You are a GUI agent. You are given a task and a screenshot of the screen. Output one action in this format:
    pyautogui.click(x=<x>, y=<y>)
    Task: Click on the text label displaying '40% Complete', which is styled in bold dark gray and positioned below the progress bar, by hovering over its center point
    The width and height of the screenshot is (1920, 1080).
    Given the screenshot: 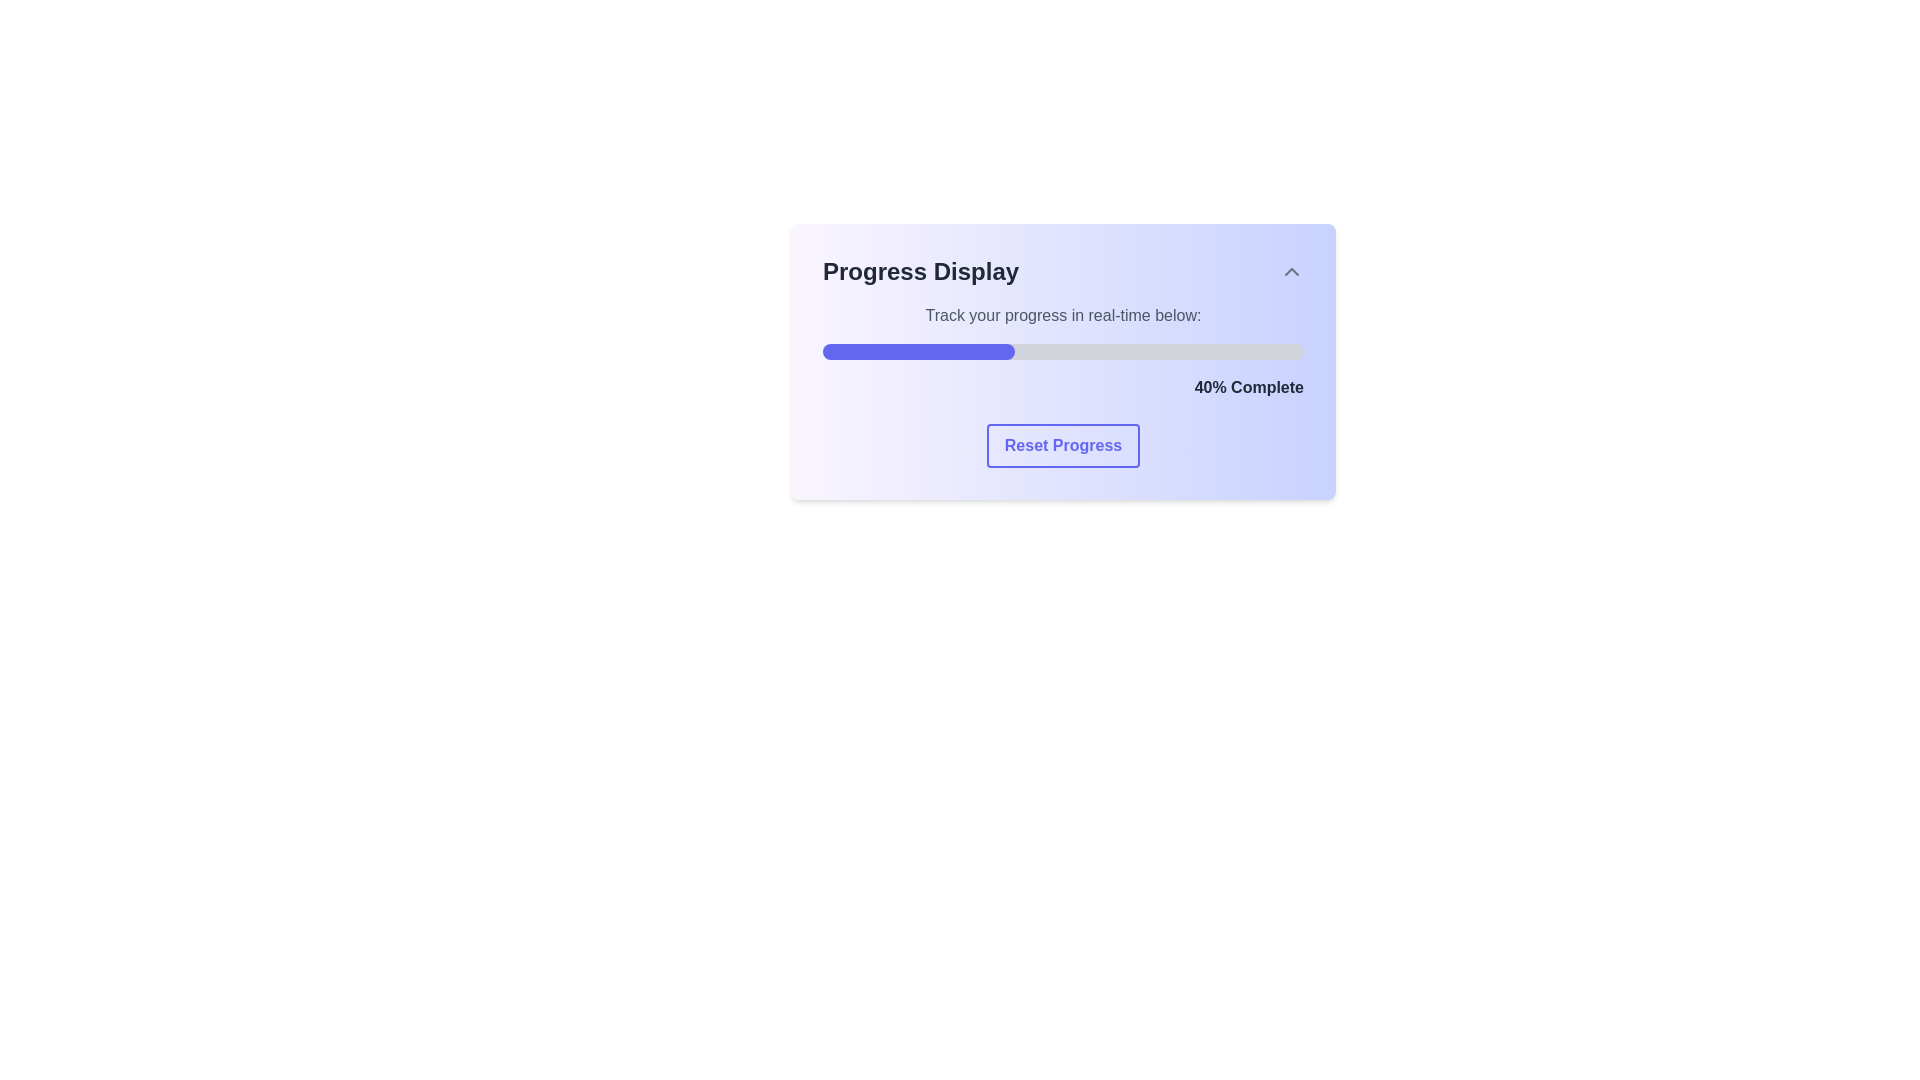 What is the action you would take?
    pyautogui.click(x=1062, y=388)
    